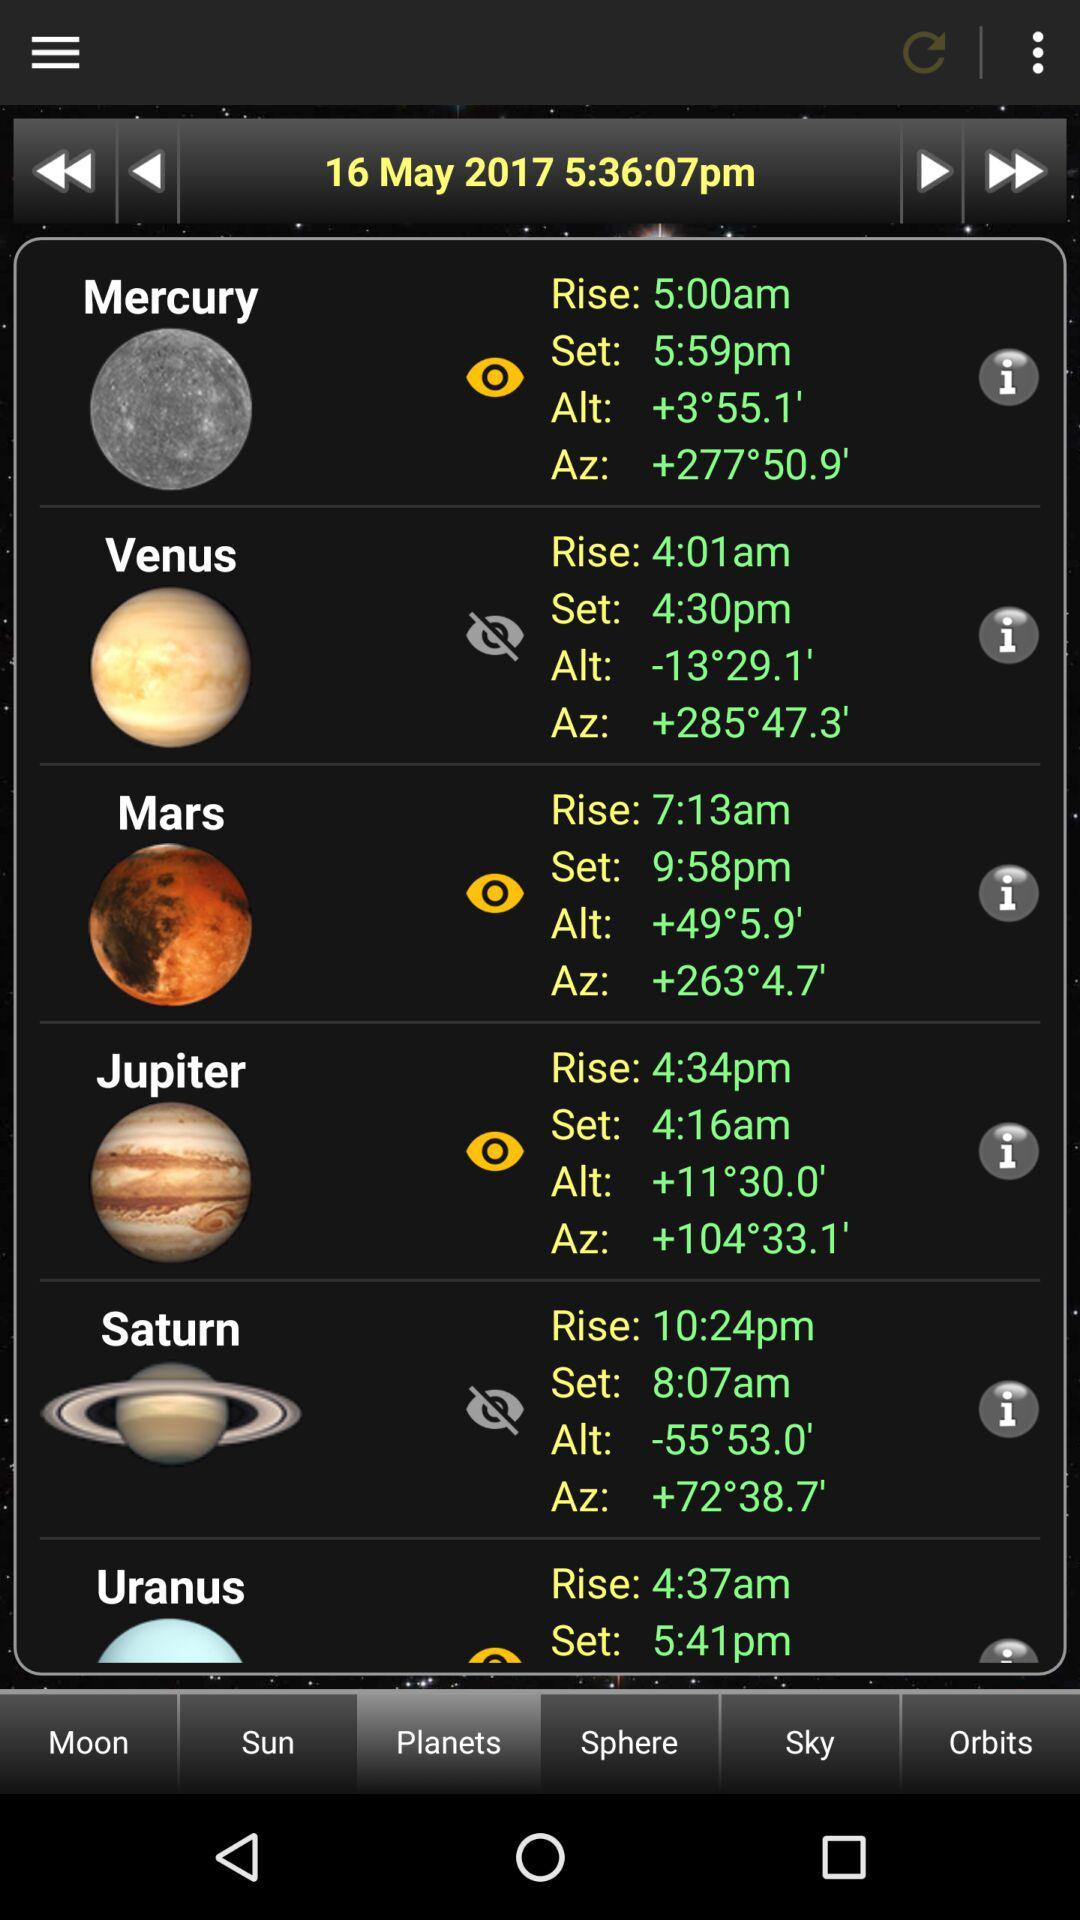 The width and height of the screenshot is (1080, 1920). Describe the element at coordinates (54, 52) in the screenshot. I see `open main menu list view` at that location.